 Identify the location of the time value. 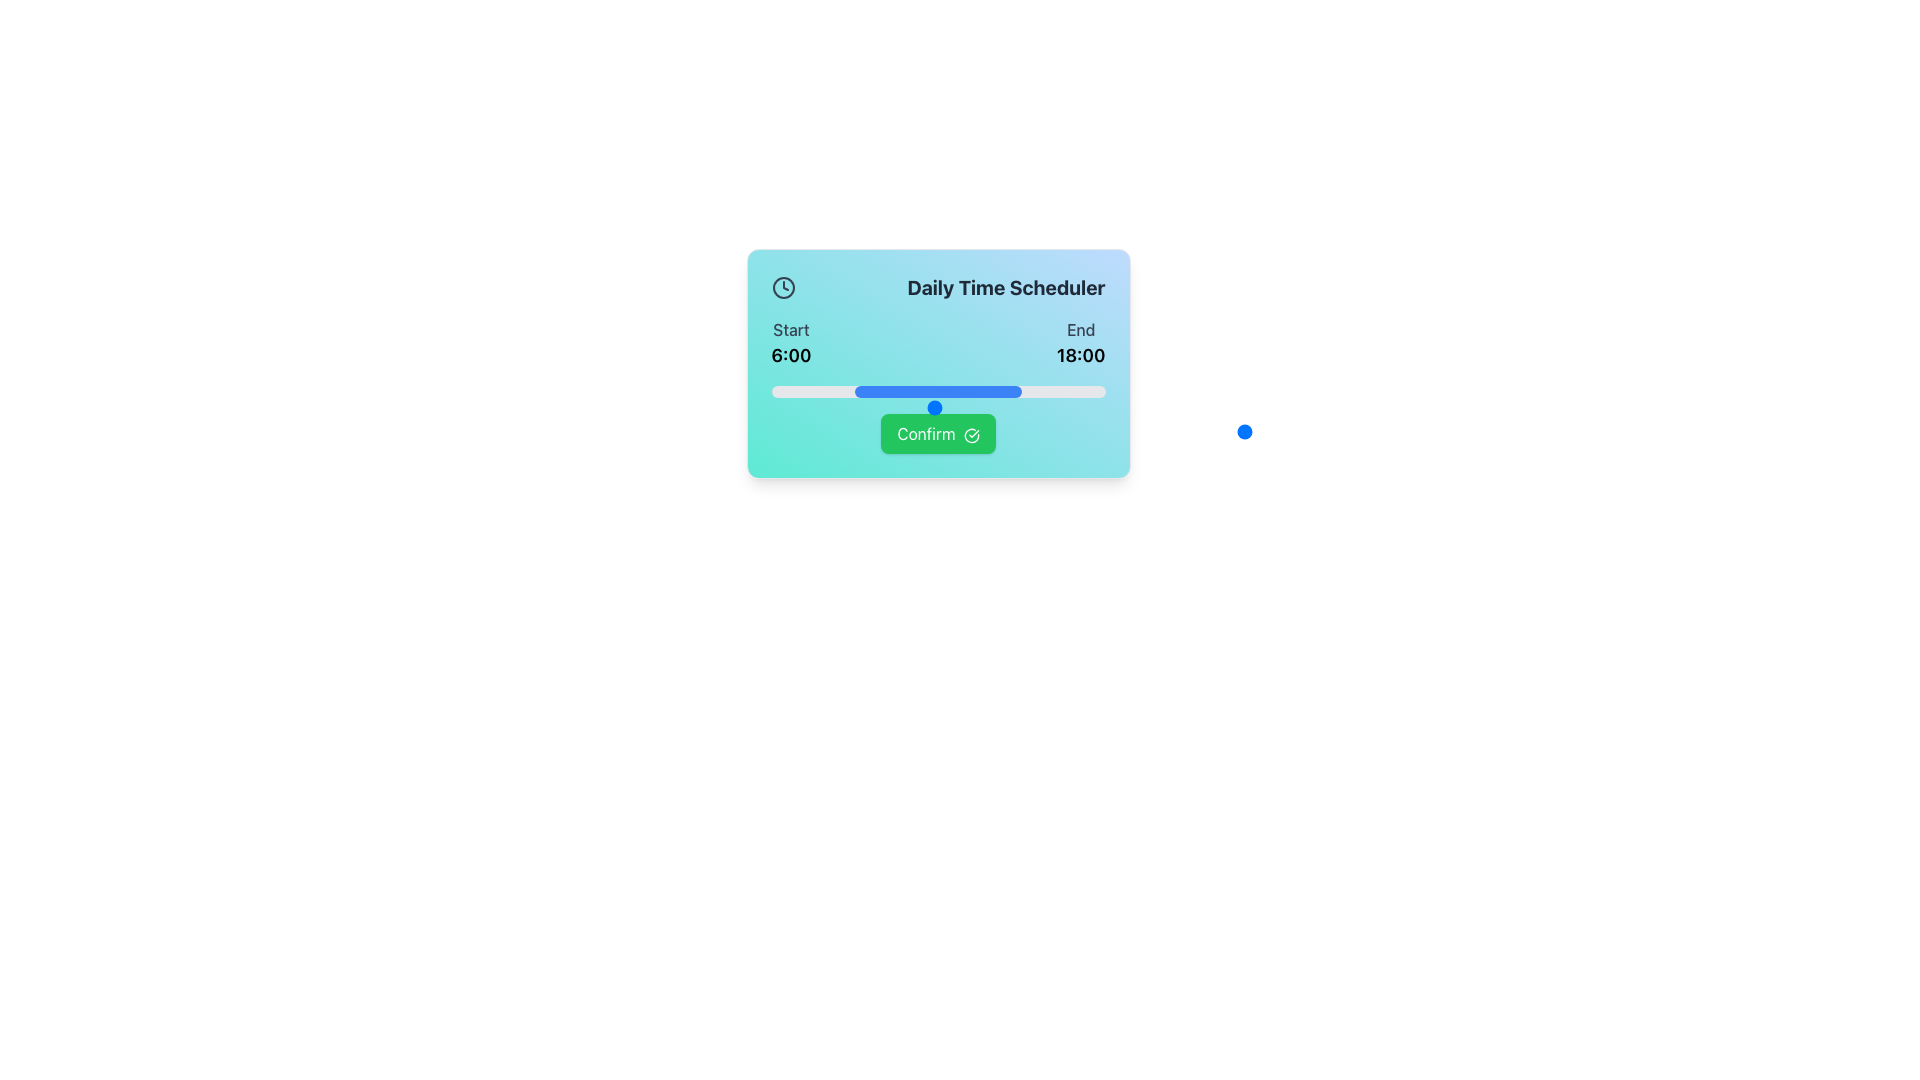
(796, 407).